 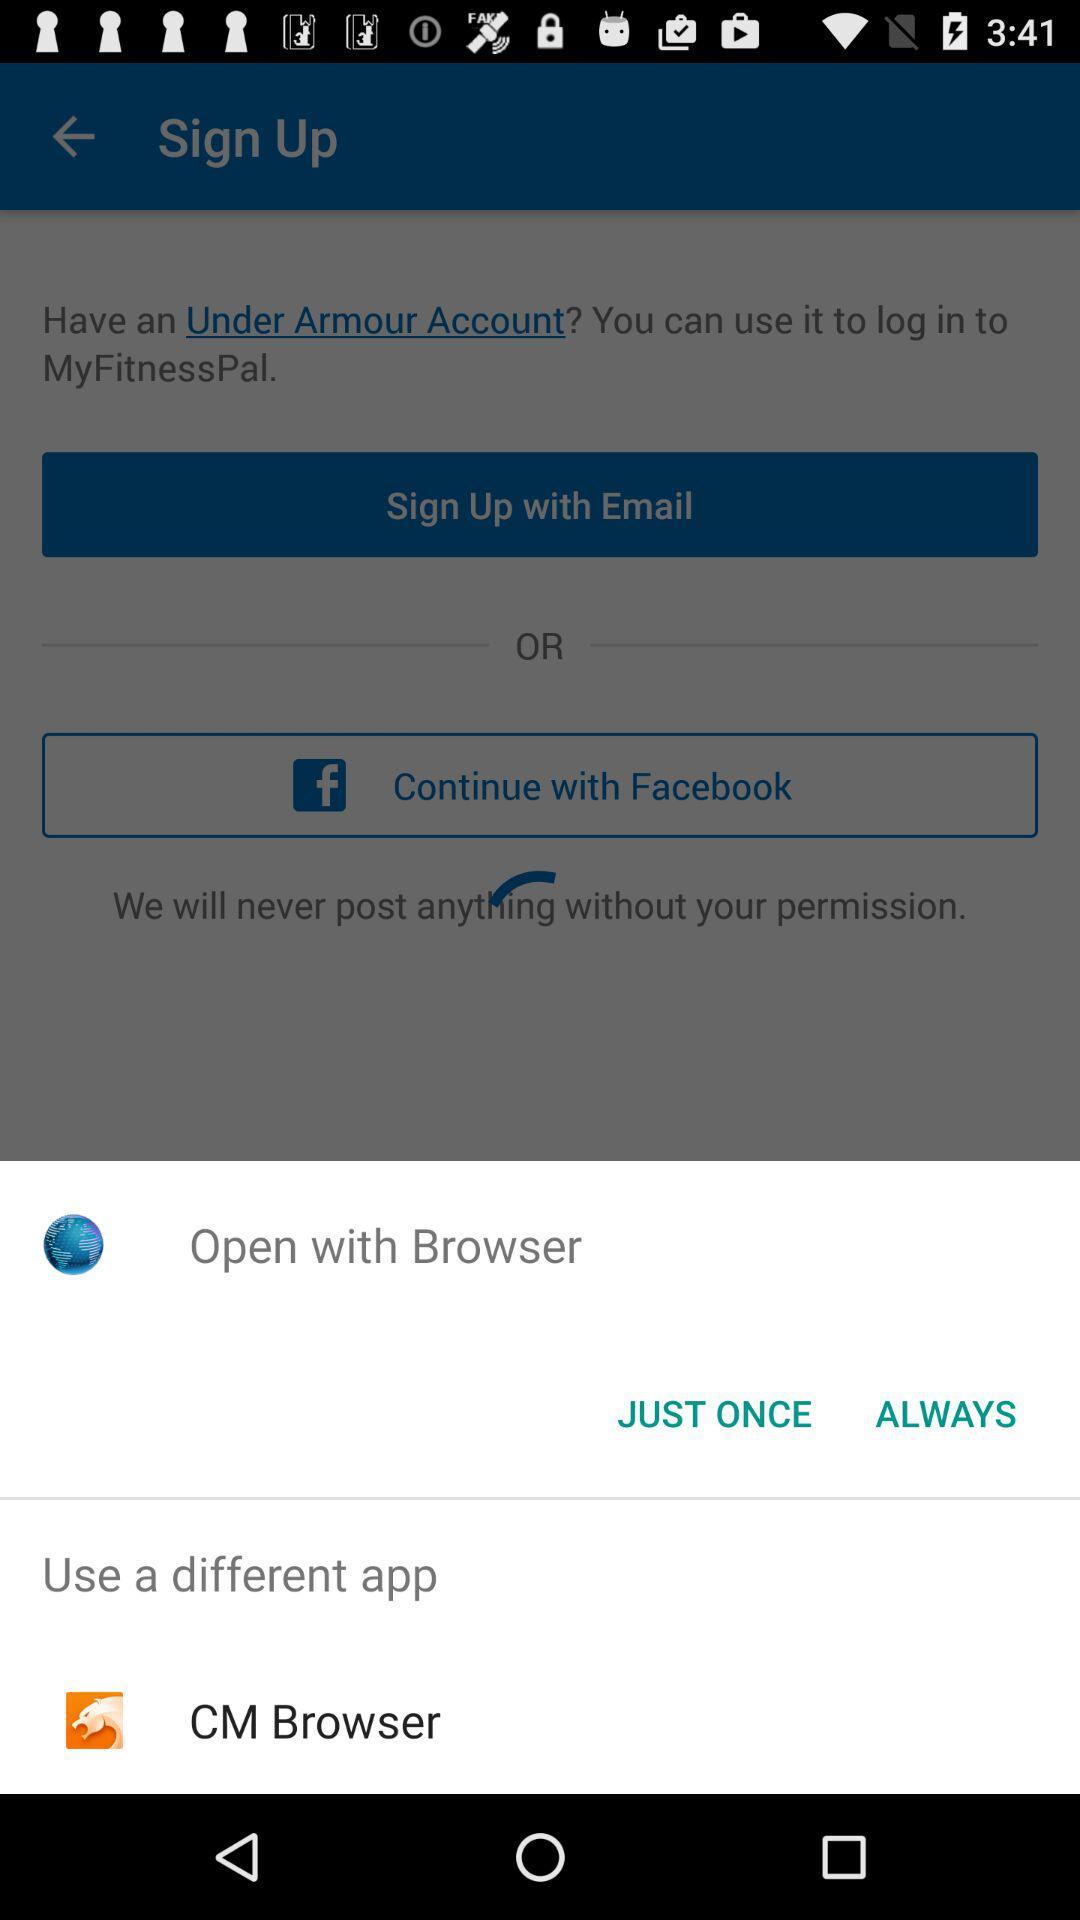 What do you see at coordinates (315, 1719) in the screenshot?
I see `the cm browser` at bounding box center [315, 1719].